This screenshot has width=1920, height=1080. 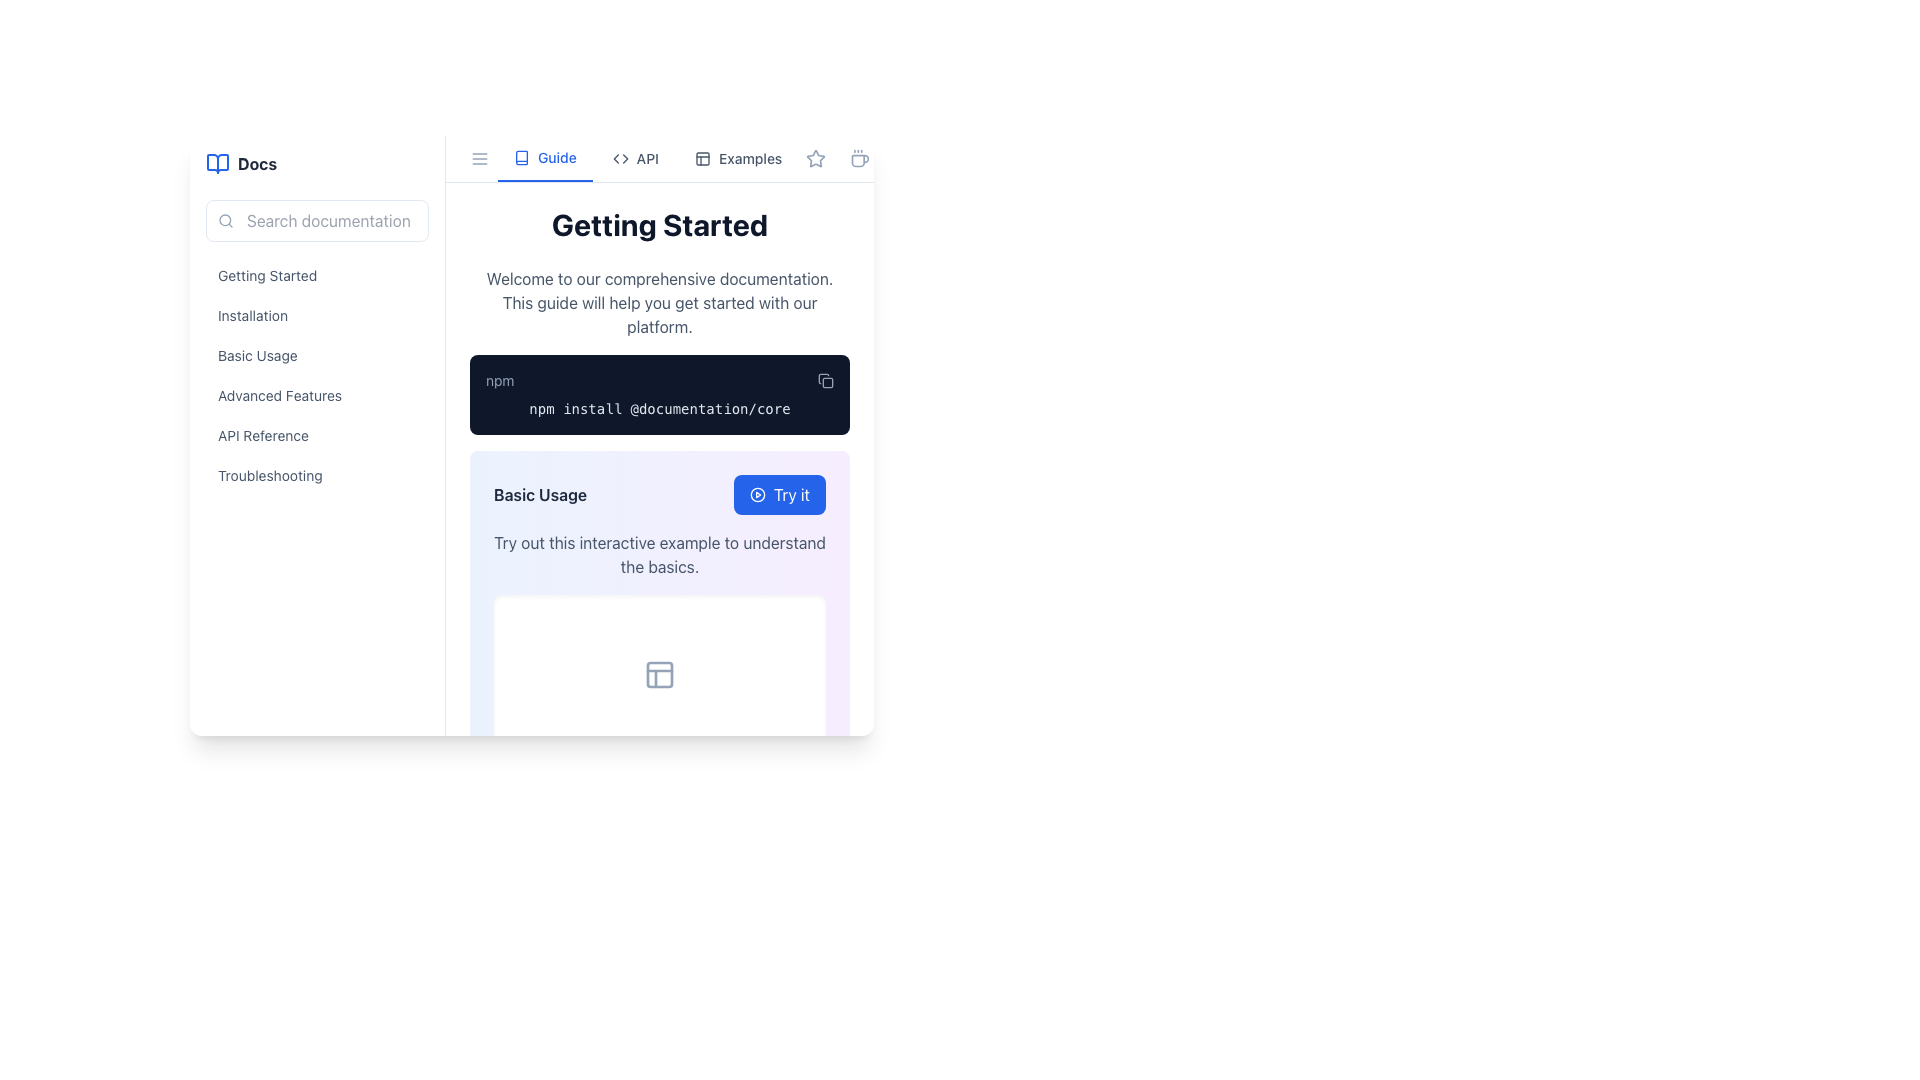 What do you see at coordinates (316, 276) in the screenshot?
I see `the 'Getting Started' link located at the top of the vertical list in the left sidebar` at bounding box center [316, 276].